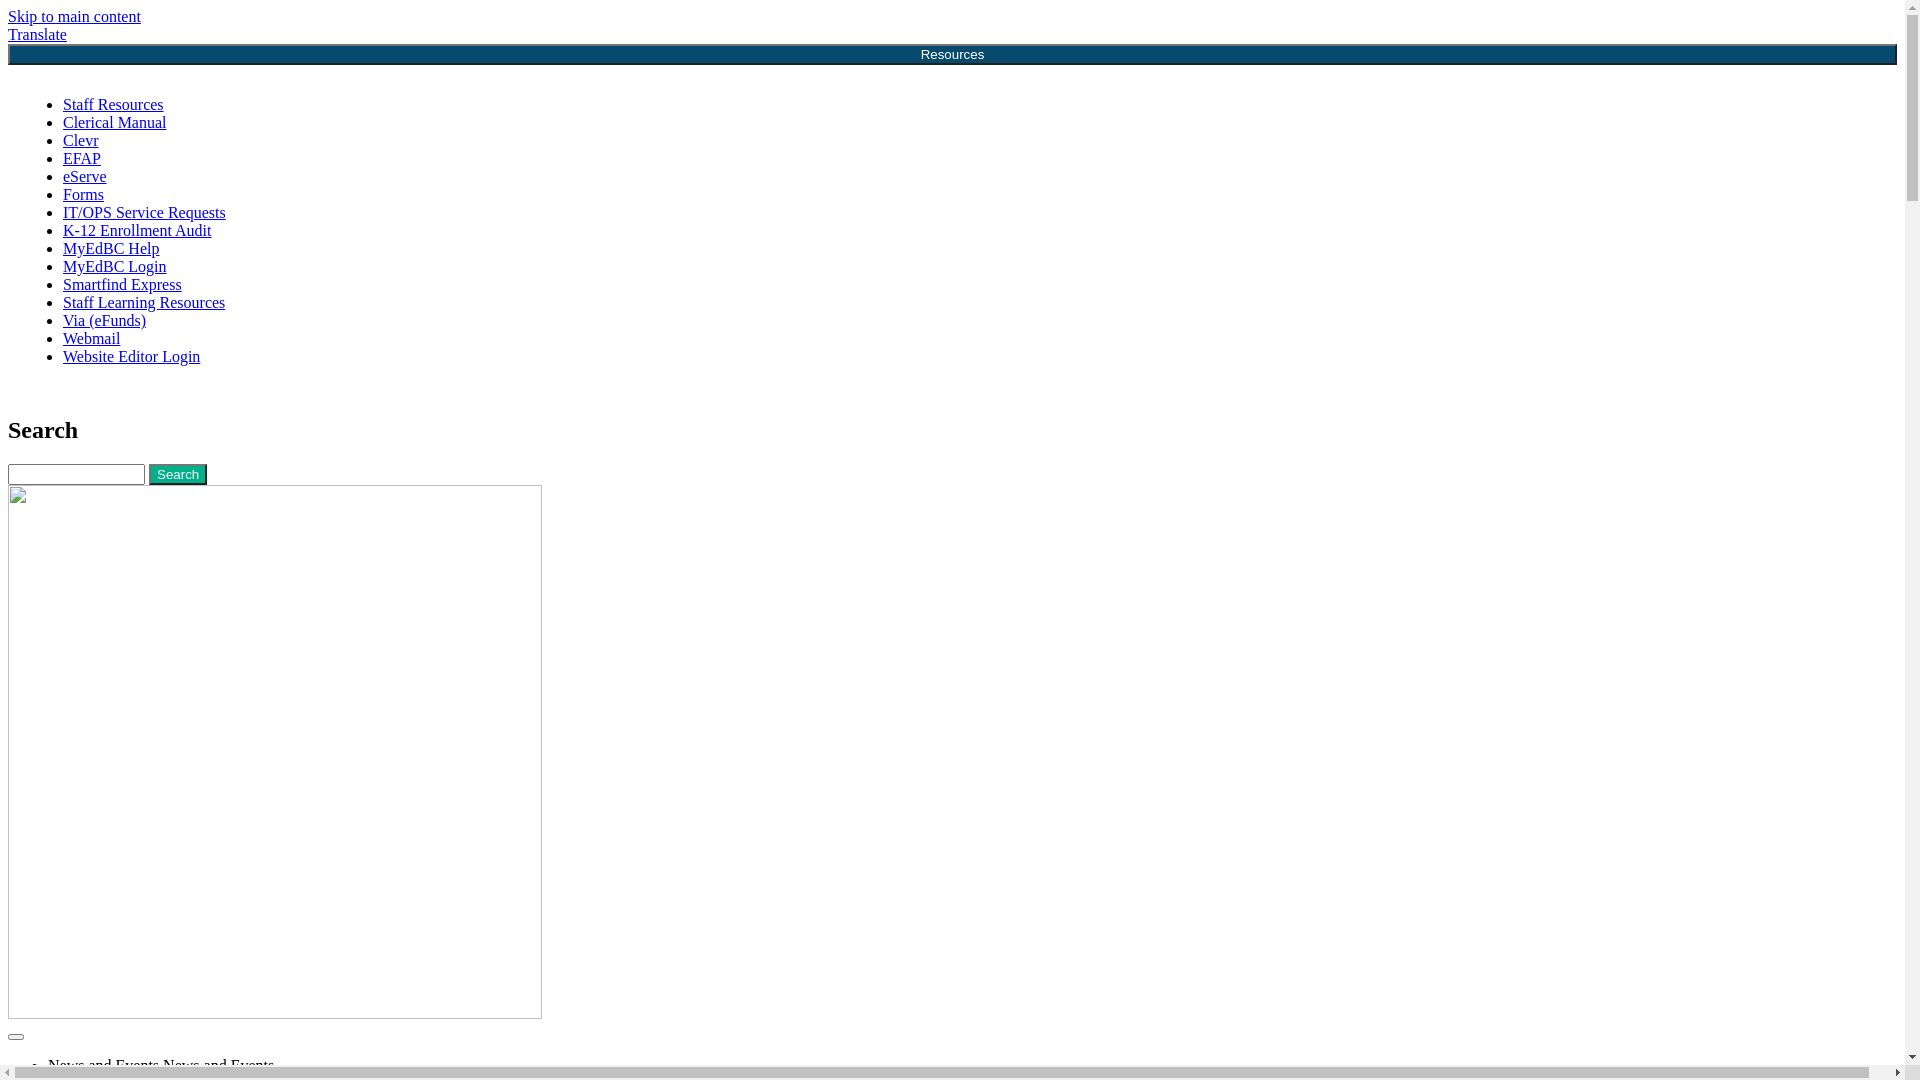 The width and height of the screenshot is (1920, 1080). What do you see at coordinates (143, 302) in the screenshot?
I see `'Staff Learning Resources'` at bounding box center [143, 302].